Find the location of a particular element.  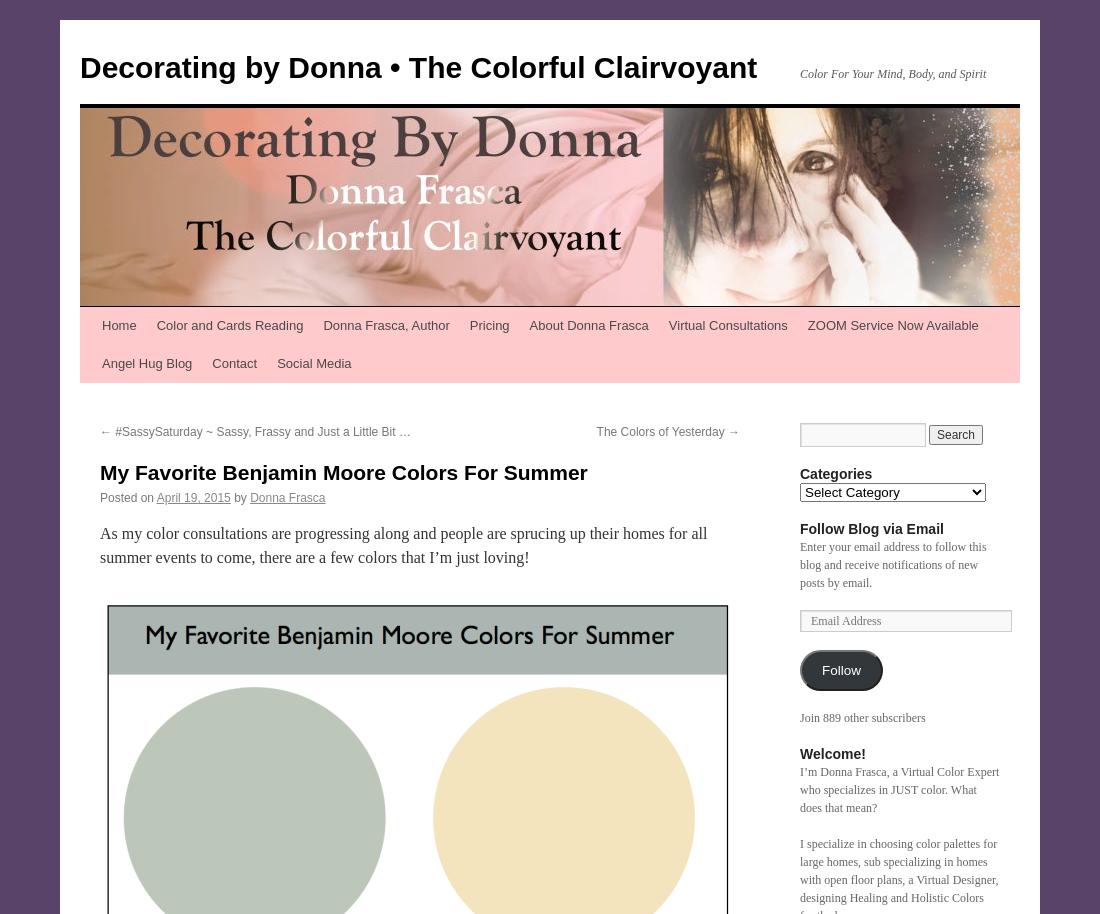

'by' is located at coordinates (240, 498).